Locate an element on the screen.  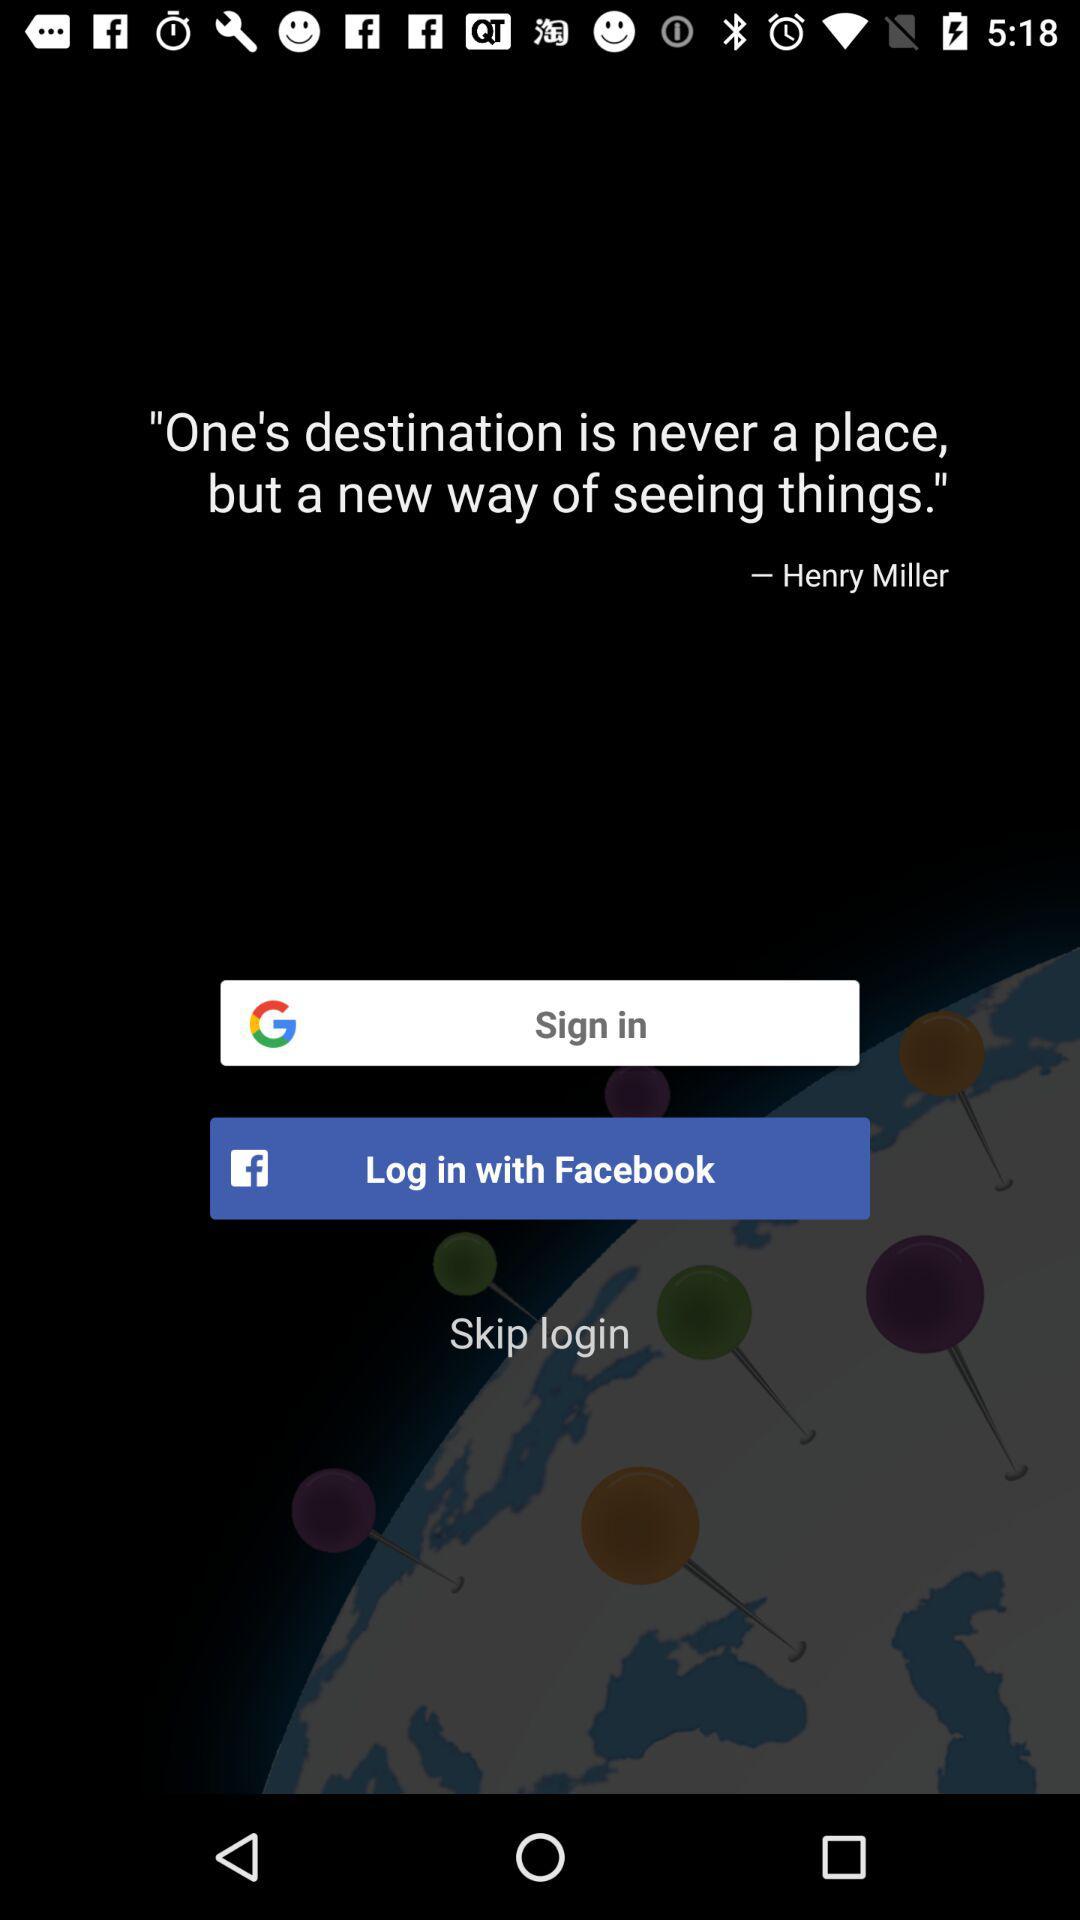
the log in with is located at coordinates (540, 1168).